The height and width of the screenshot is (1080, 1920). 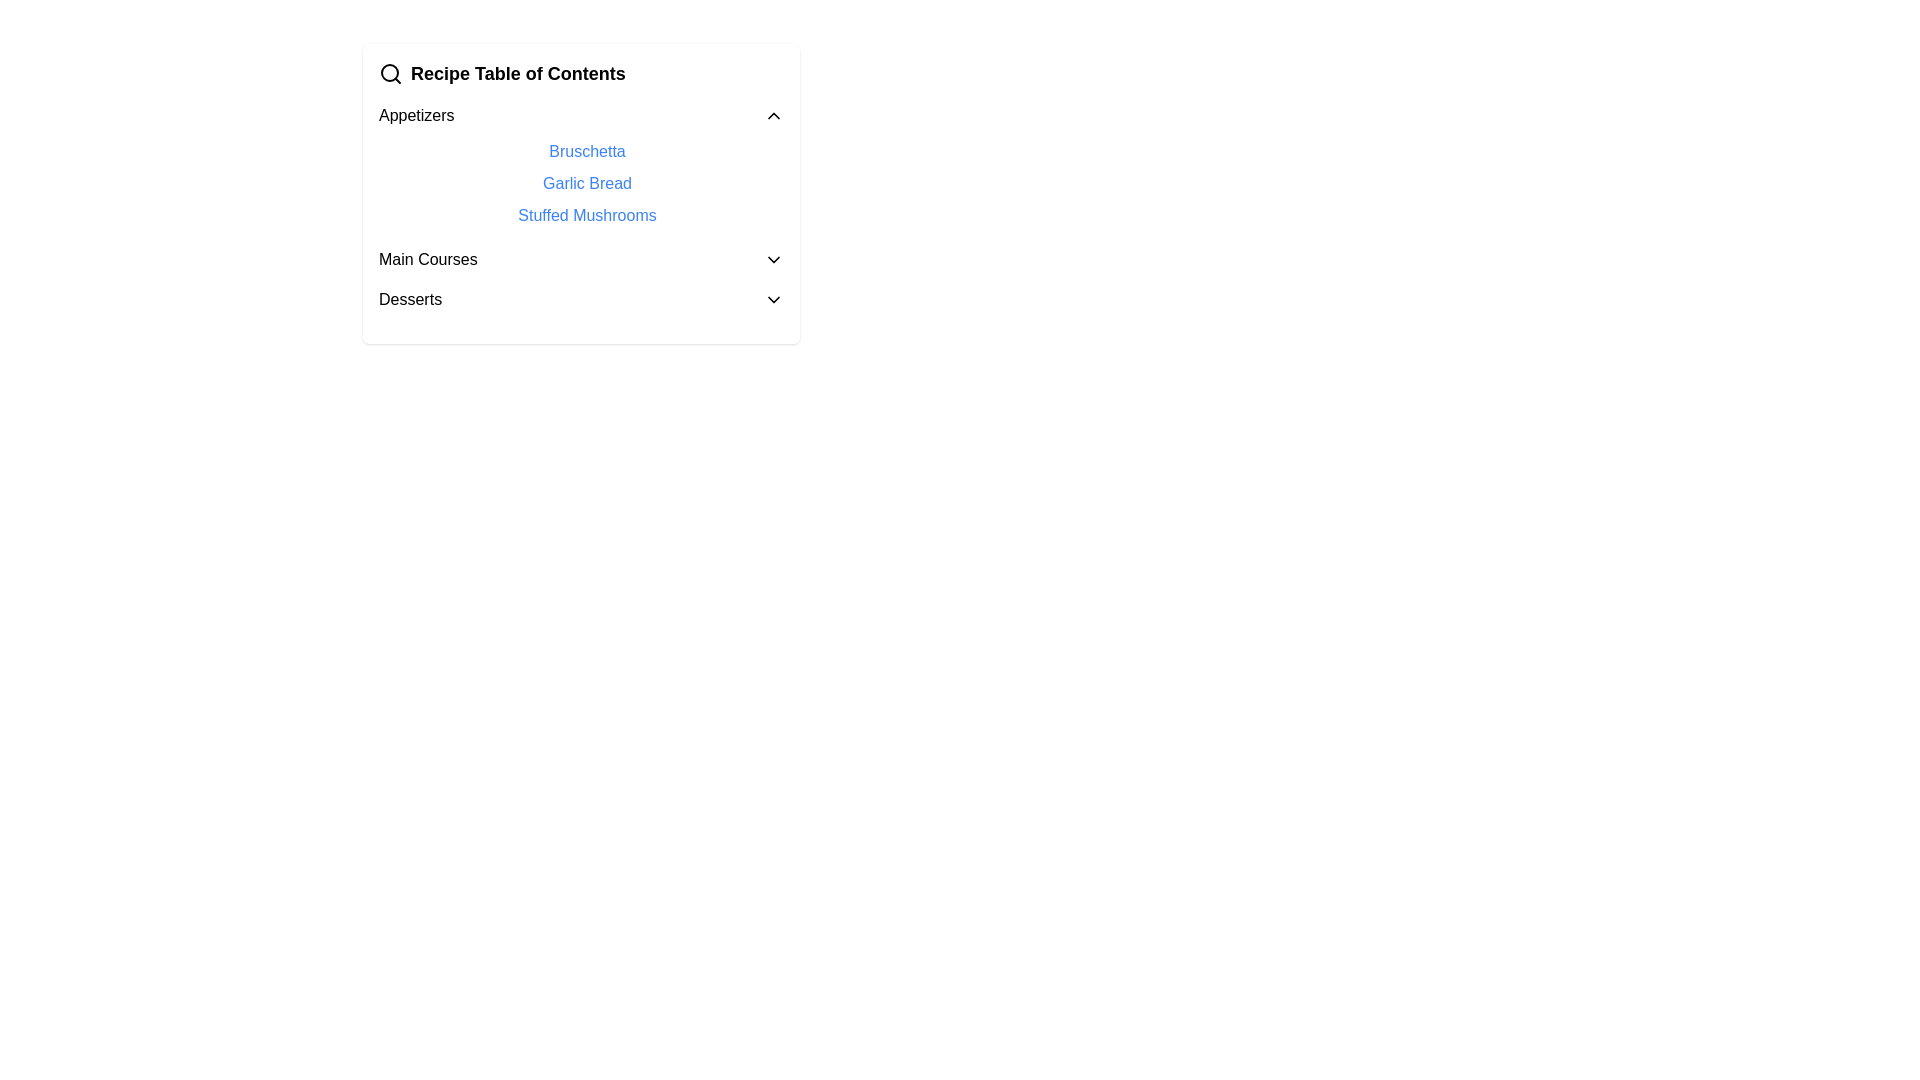 What do you see at coordinates (415, 115) in the screenshot?
I see `the text label 'Appetizers'` at bounding box center [415, 115].